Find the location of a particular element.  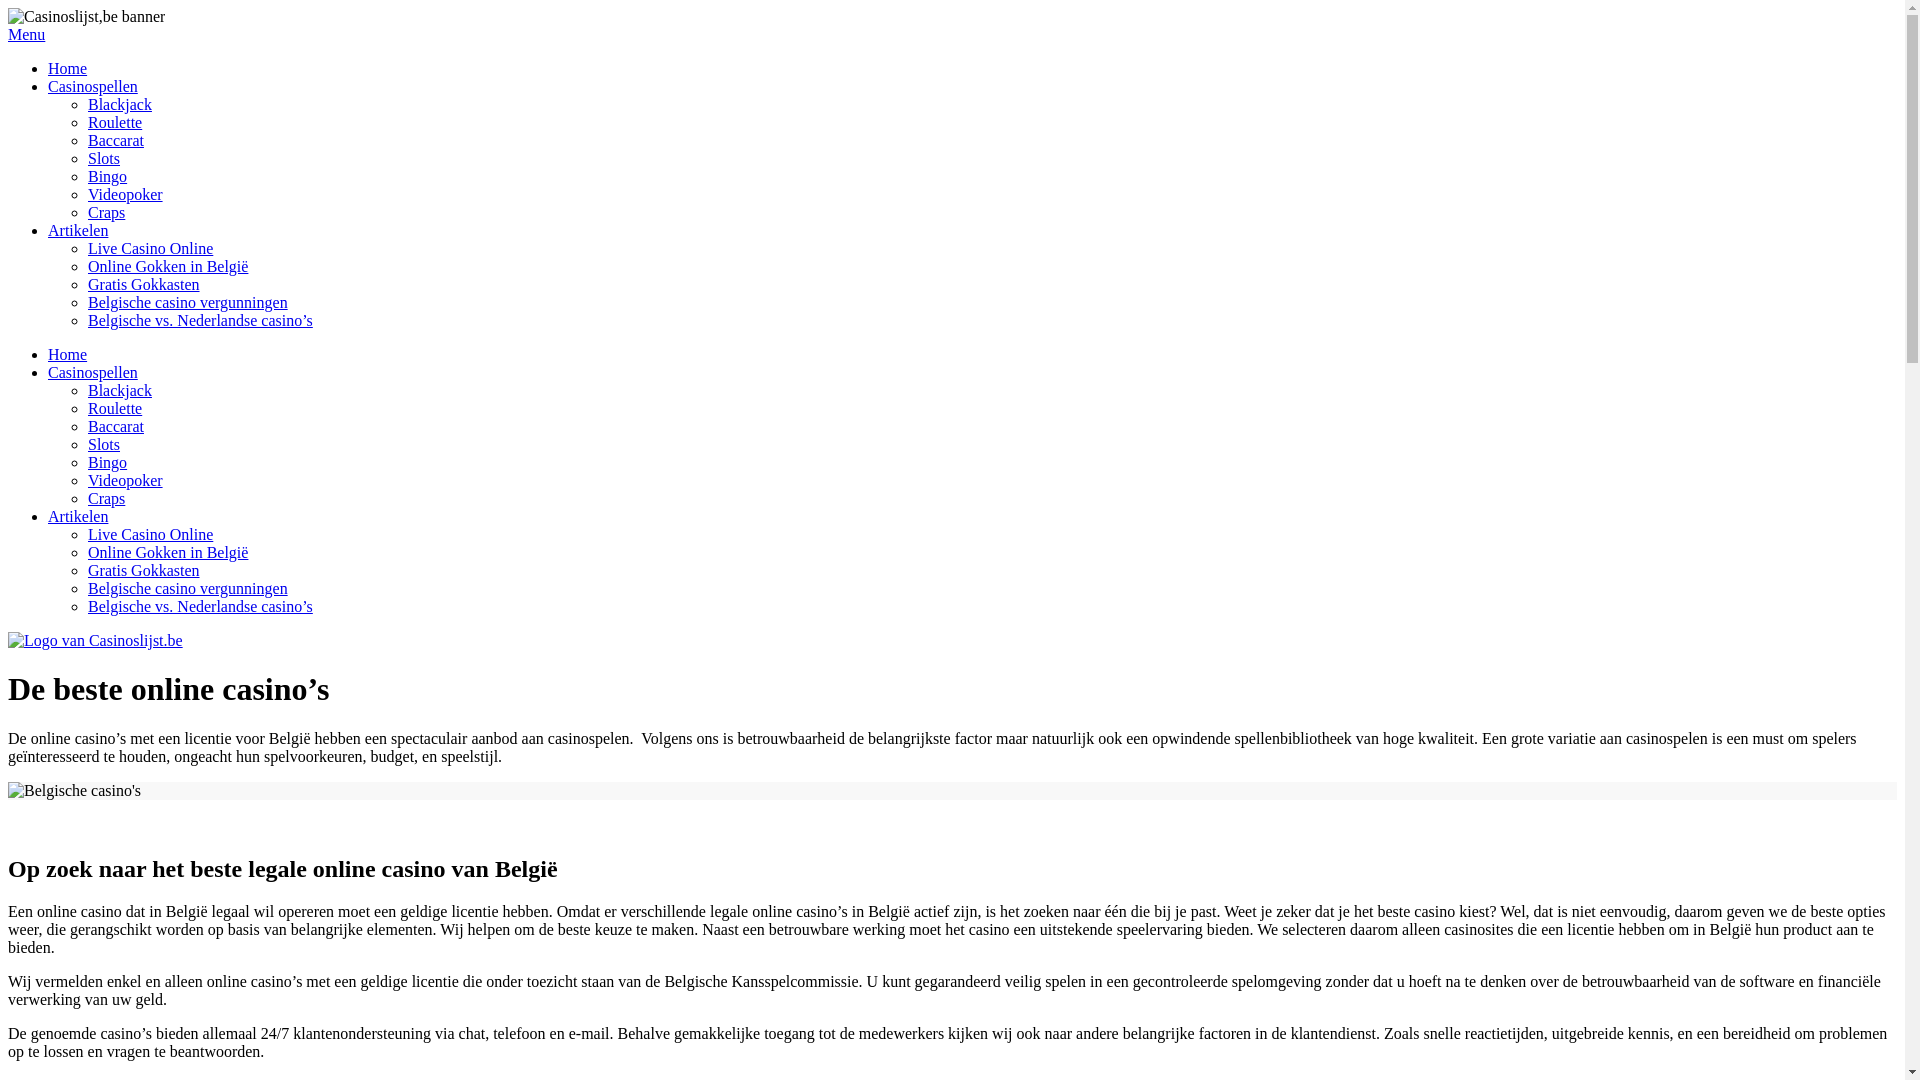

'Belgische casino vergunningen' is located at coordinates (187, 587).